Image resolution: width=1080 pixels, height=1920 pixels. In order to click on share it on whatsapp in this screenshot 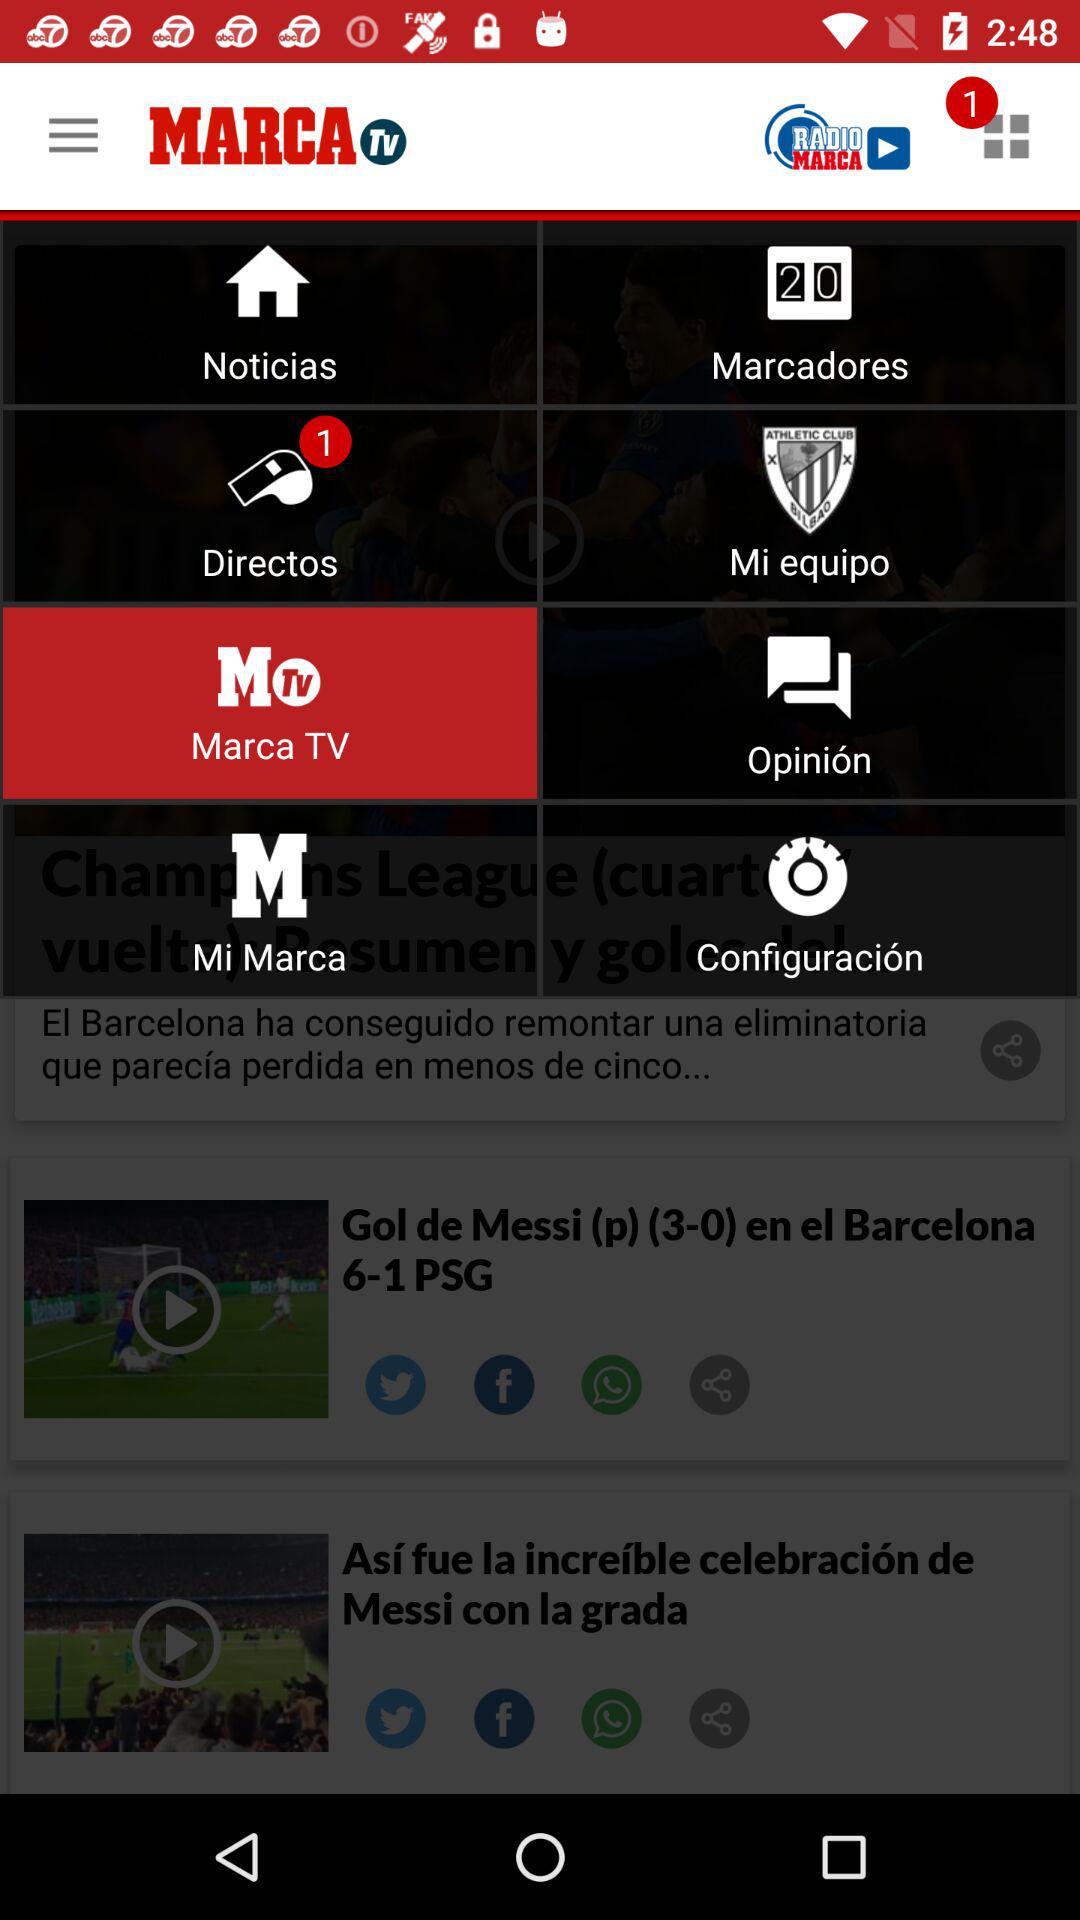, I will do `click(611, 1384)`.